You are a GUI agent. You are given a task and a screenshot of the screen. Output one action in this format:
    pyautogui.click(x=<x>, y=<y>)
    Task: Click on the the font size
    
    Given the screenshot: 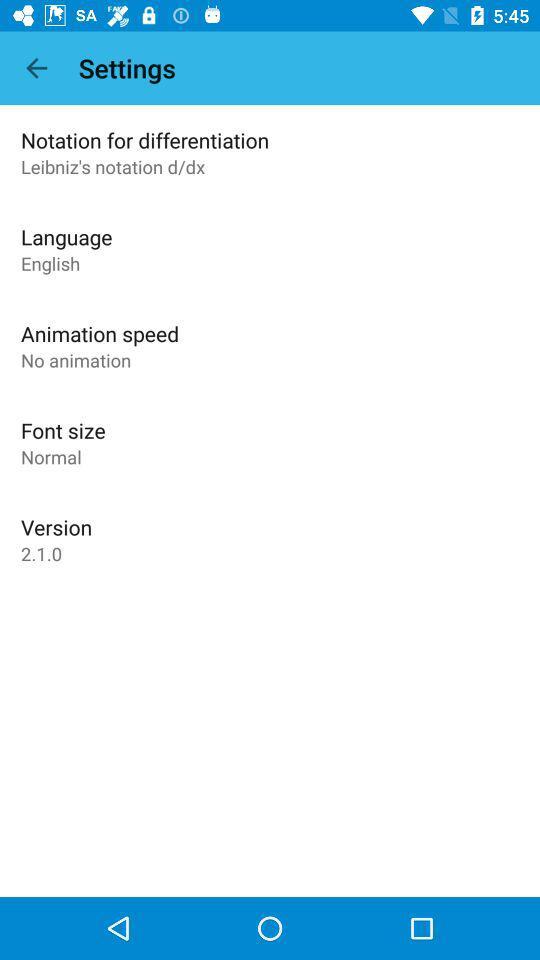 What is the action you would take?
    pyautogui.click(x=63, y=430)
    